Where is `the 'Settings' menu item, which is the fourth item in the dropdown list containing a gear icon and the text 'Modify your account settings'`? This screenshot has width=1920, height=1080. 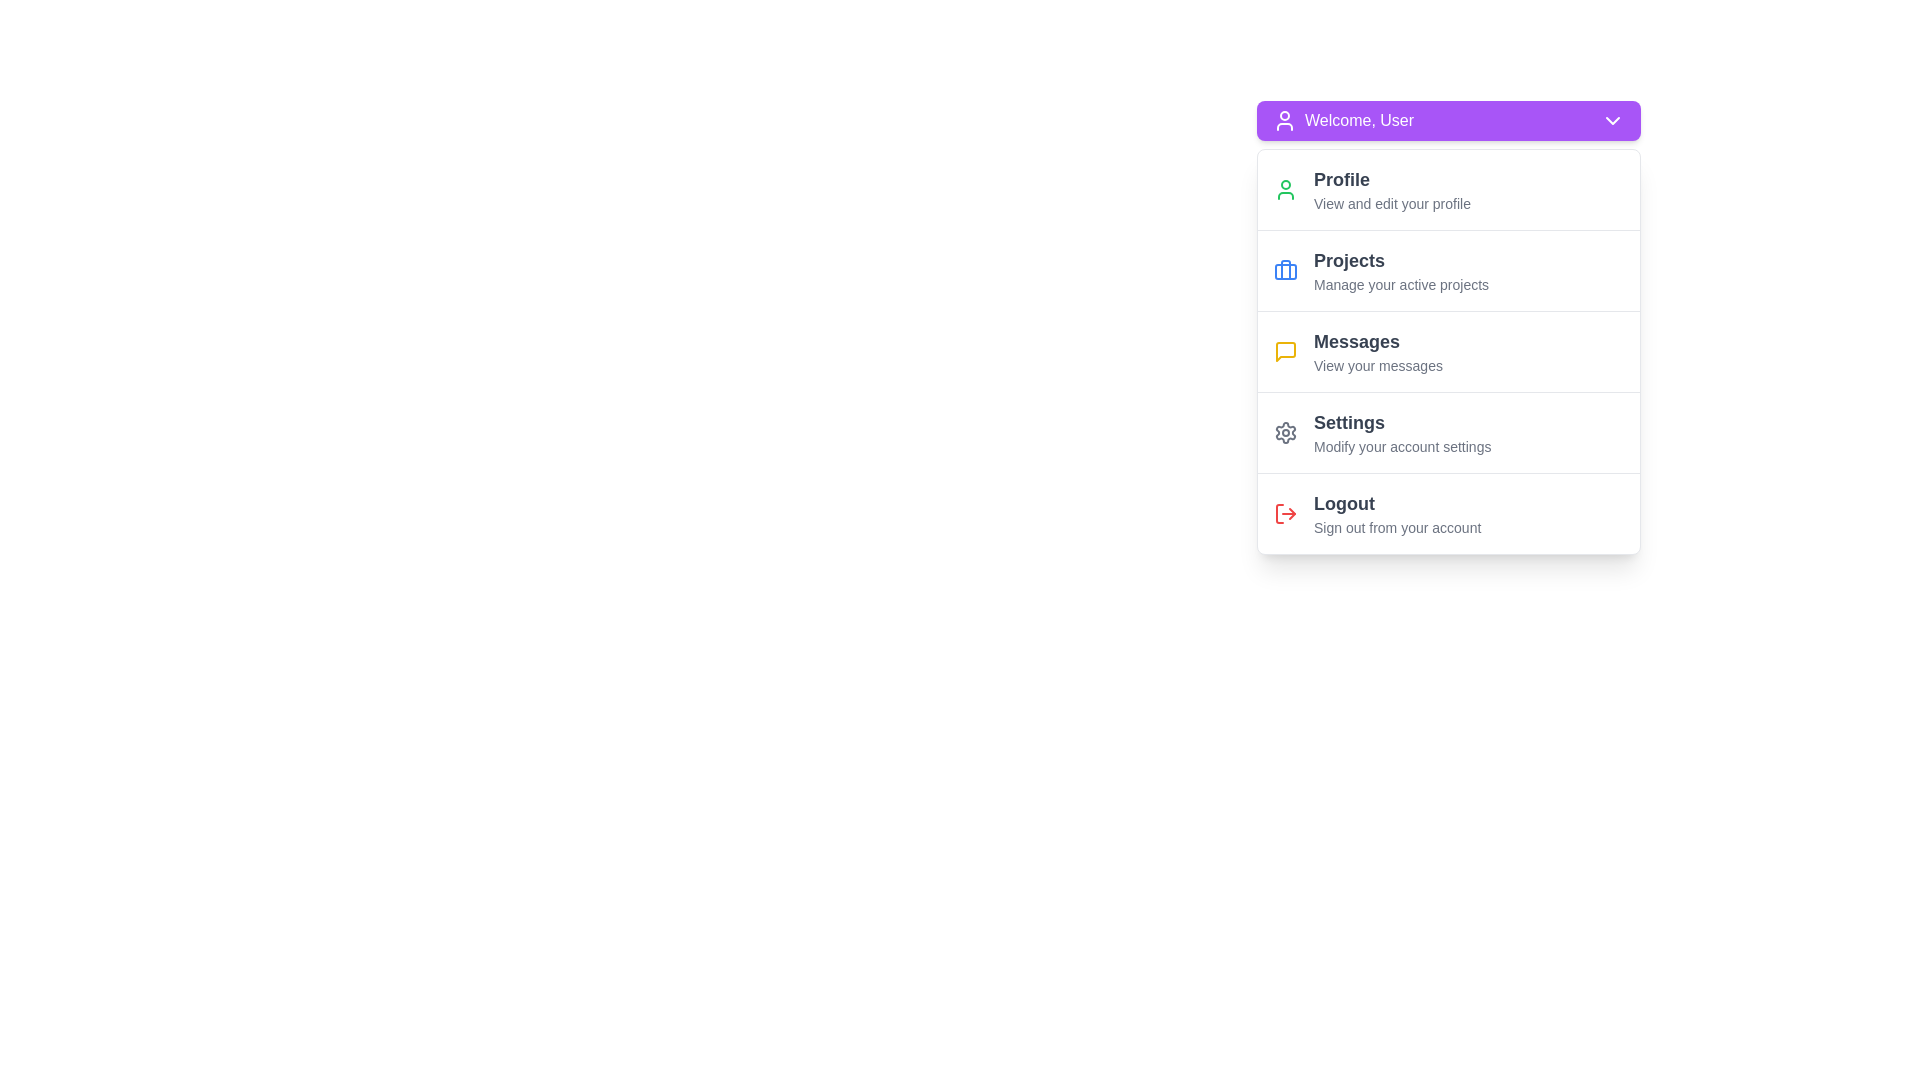
the 'Settings' menu item, which is the fourth item in the dropdown list containing a gear icon and the text 'Modify your account settings' is located at coordinates (1449, 431).